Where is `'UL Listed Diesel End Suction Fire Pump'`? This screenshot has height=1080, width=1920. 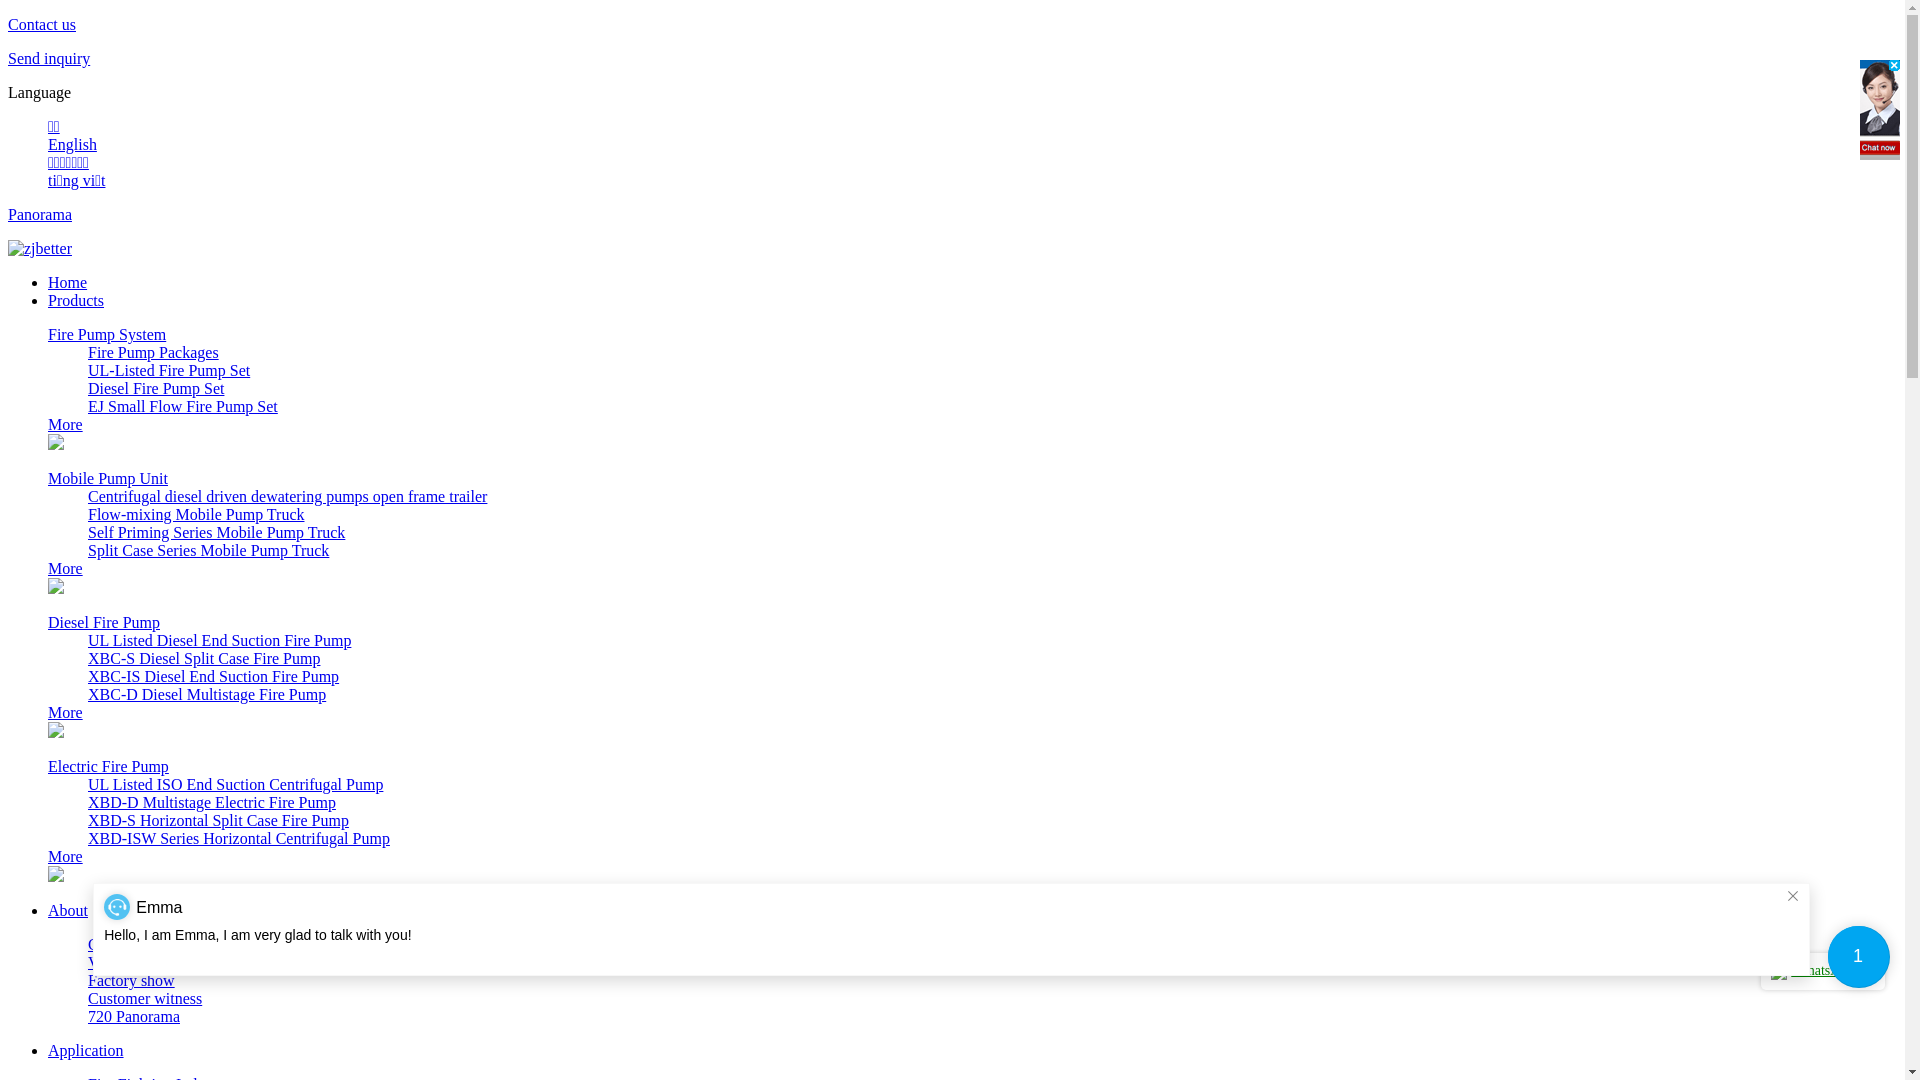 'UL Listed Diesel End Suction Fire Pump' is located at coordinates (86, 640).